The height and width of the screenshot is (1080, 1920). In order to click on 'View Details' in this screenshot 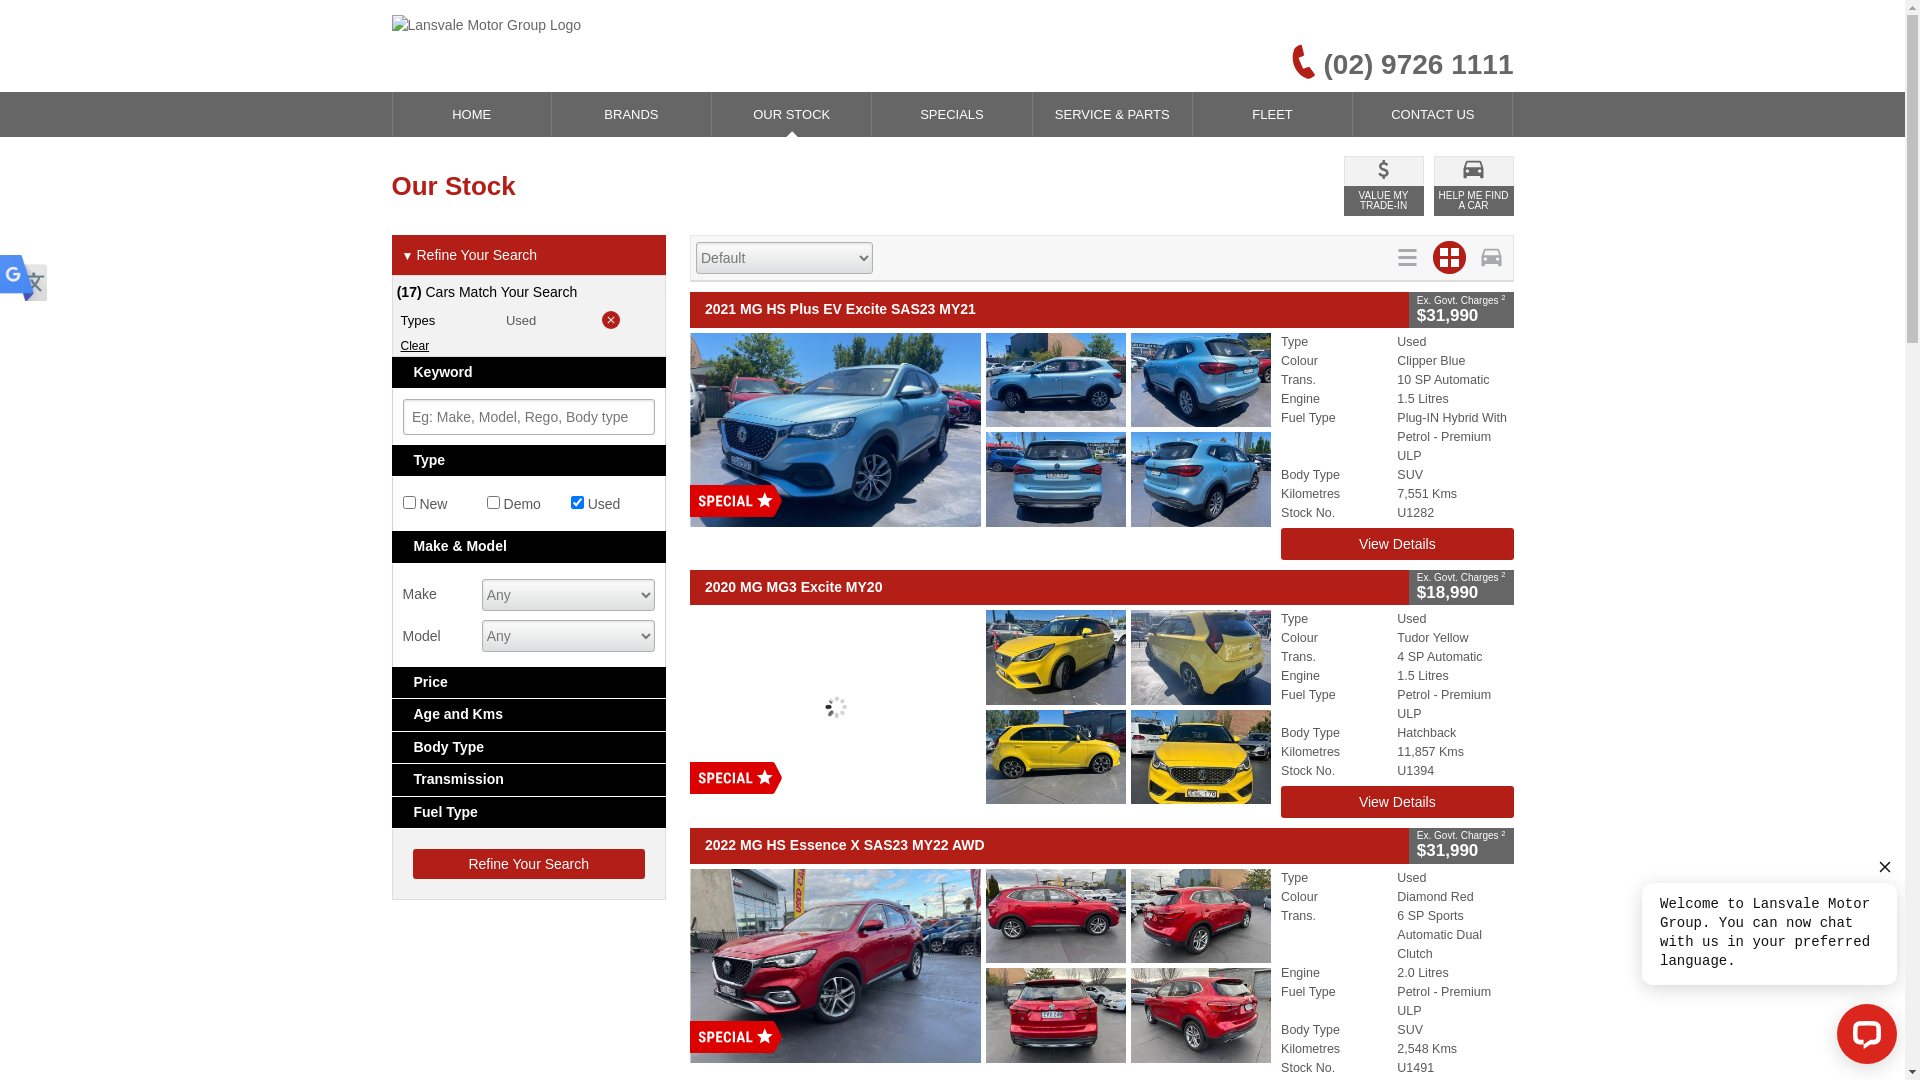, I will do `click(1395, 543)`.